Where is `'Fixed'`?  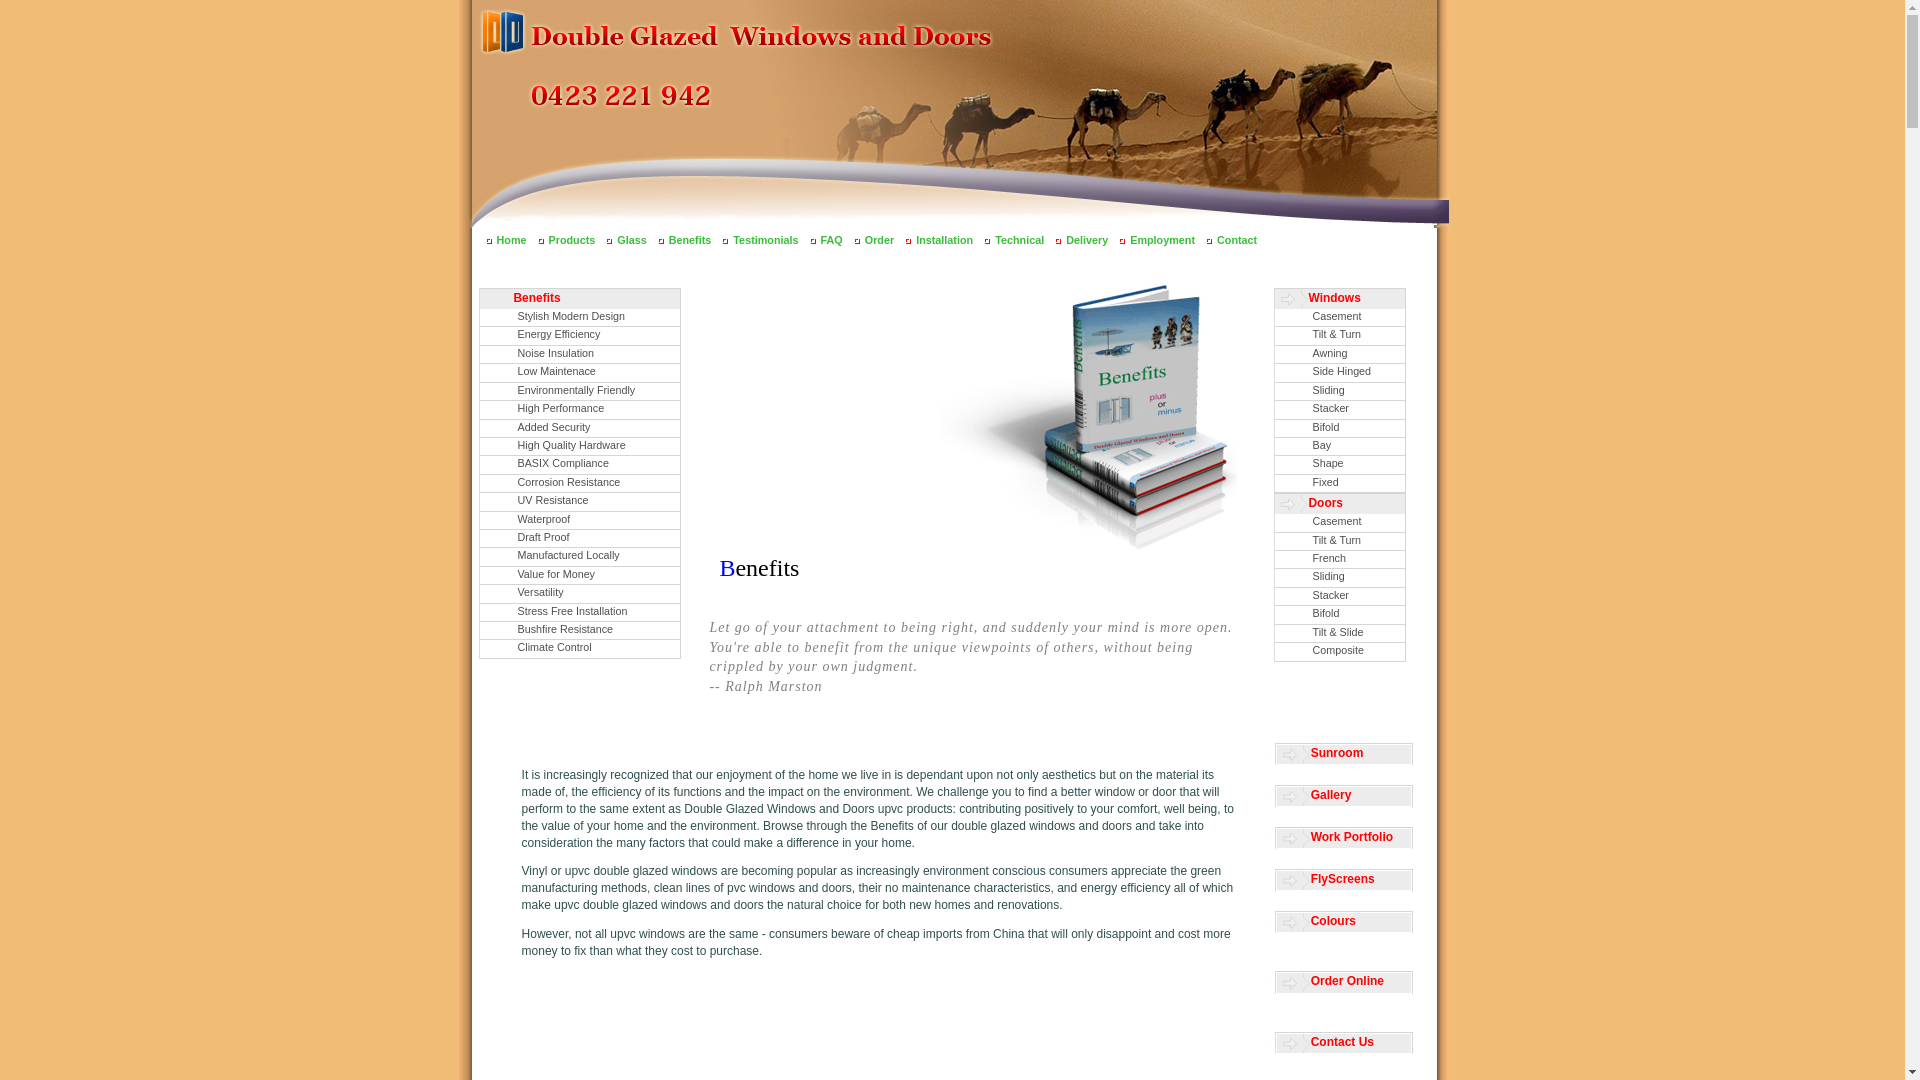
'Fixed' is located at coordinates (1339, 483).